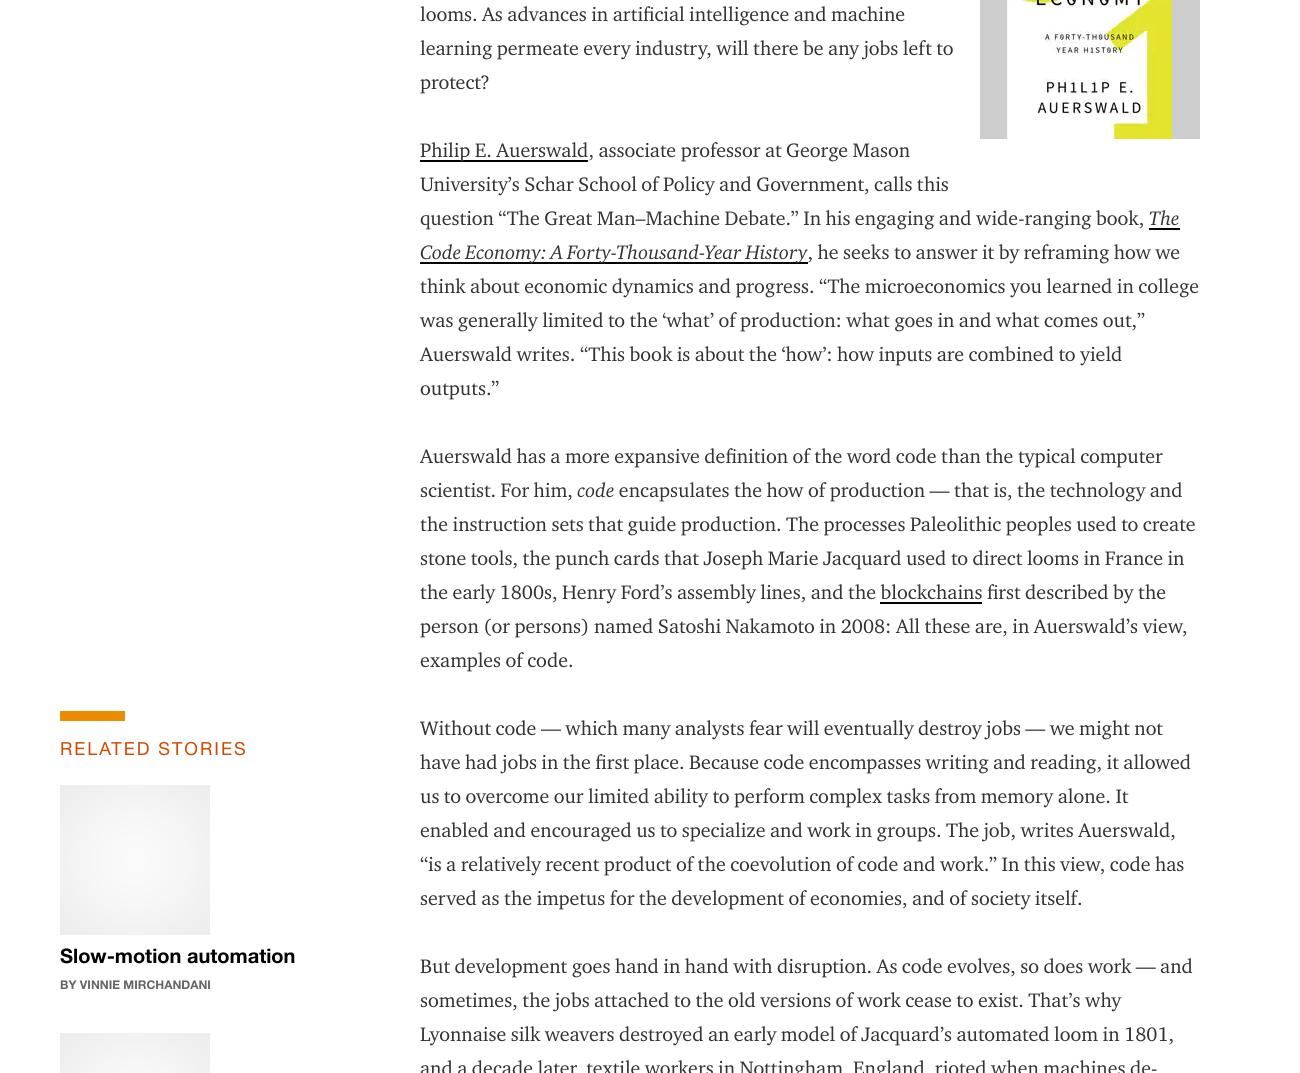 The width and height of the screenshot is (1300, 1073). What do you see at coordinates (800, 923) in the screenshot?
I see `'Follow s+b on X'` at bounding box center [800, 923].